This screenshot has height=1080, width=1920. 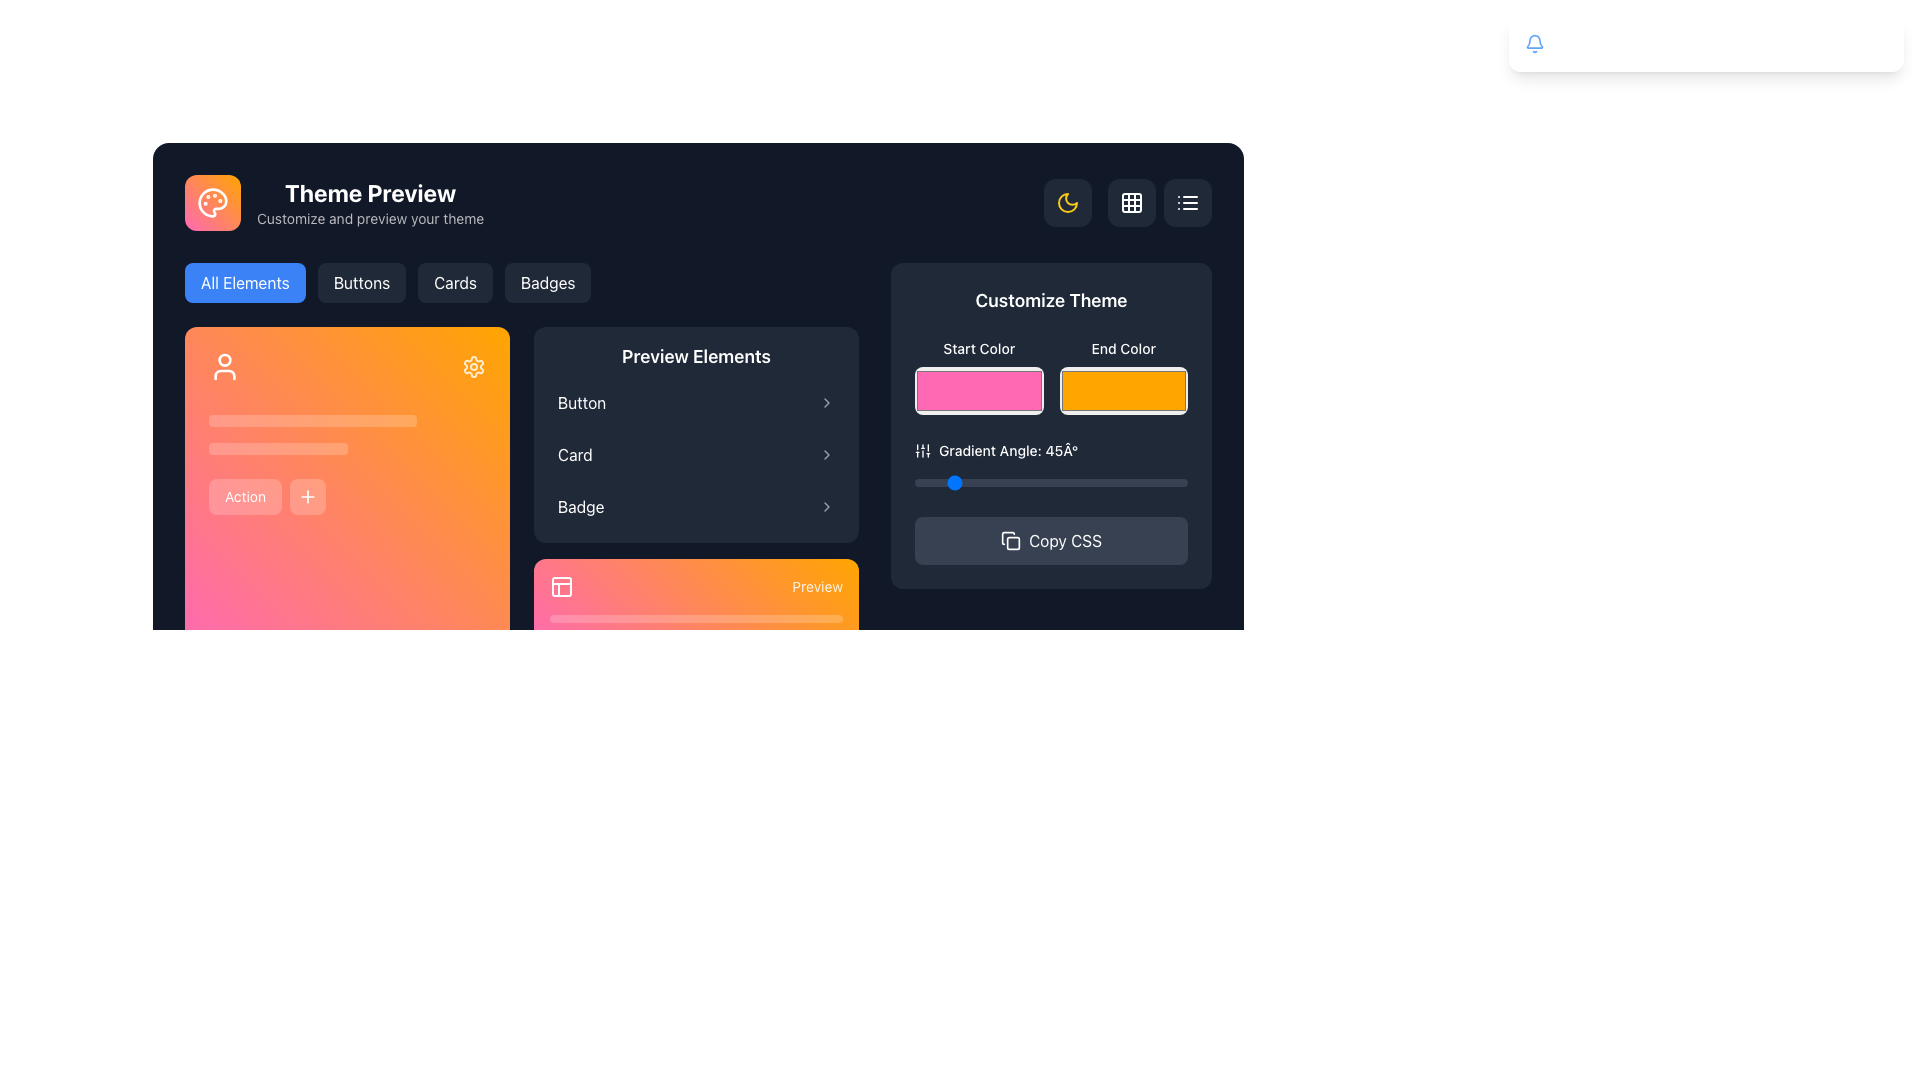 What do you see at coordinates (990, 482) in the screenshot?
I see `the gradient angle` at bounding box center [990, 482].